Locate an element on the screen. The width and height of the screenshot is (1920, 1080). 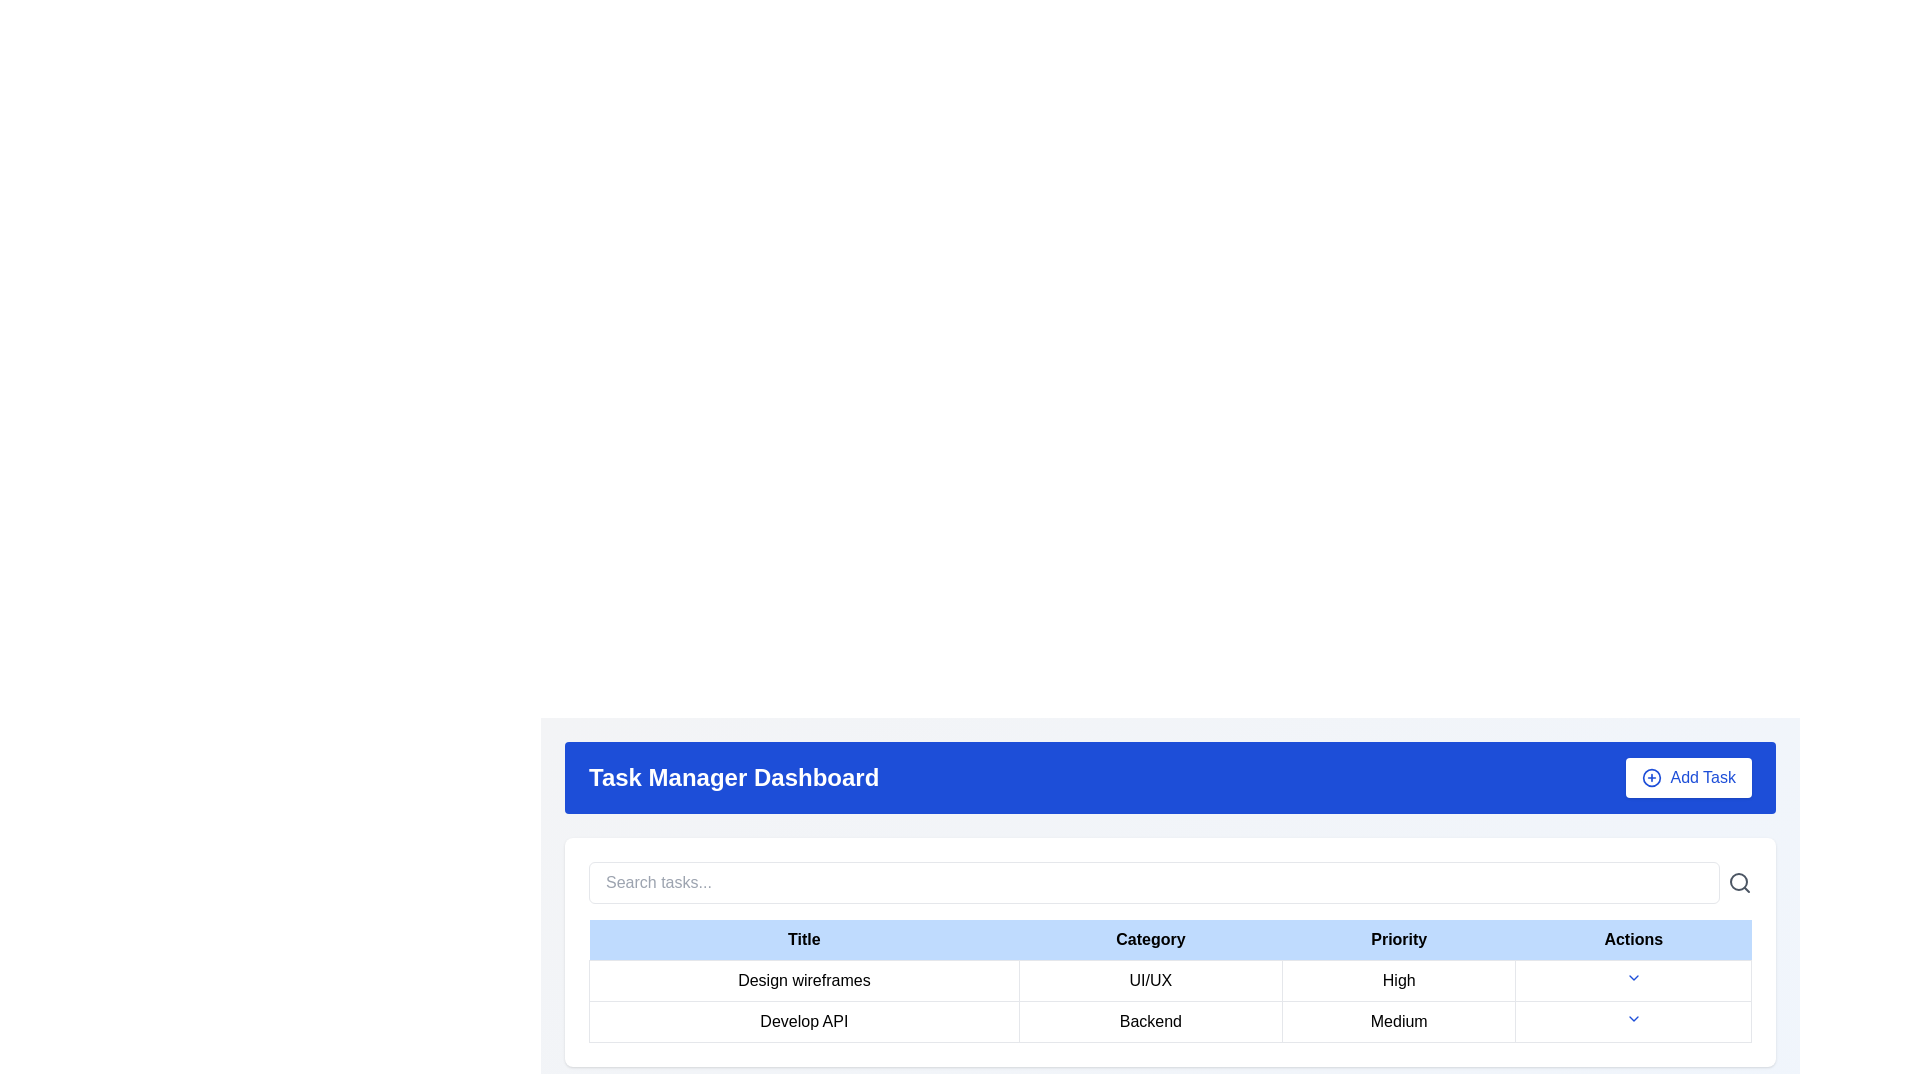
the Dropdown toggle button's chevron in the 'Actions' column of the second row to change its color is located at coordinates (1633, 977).